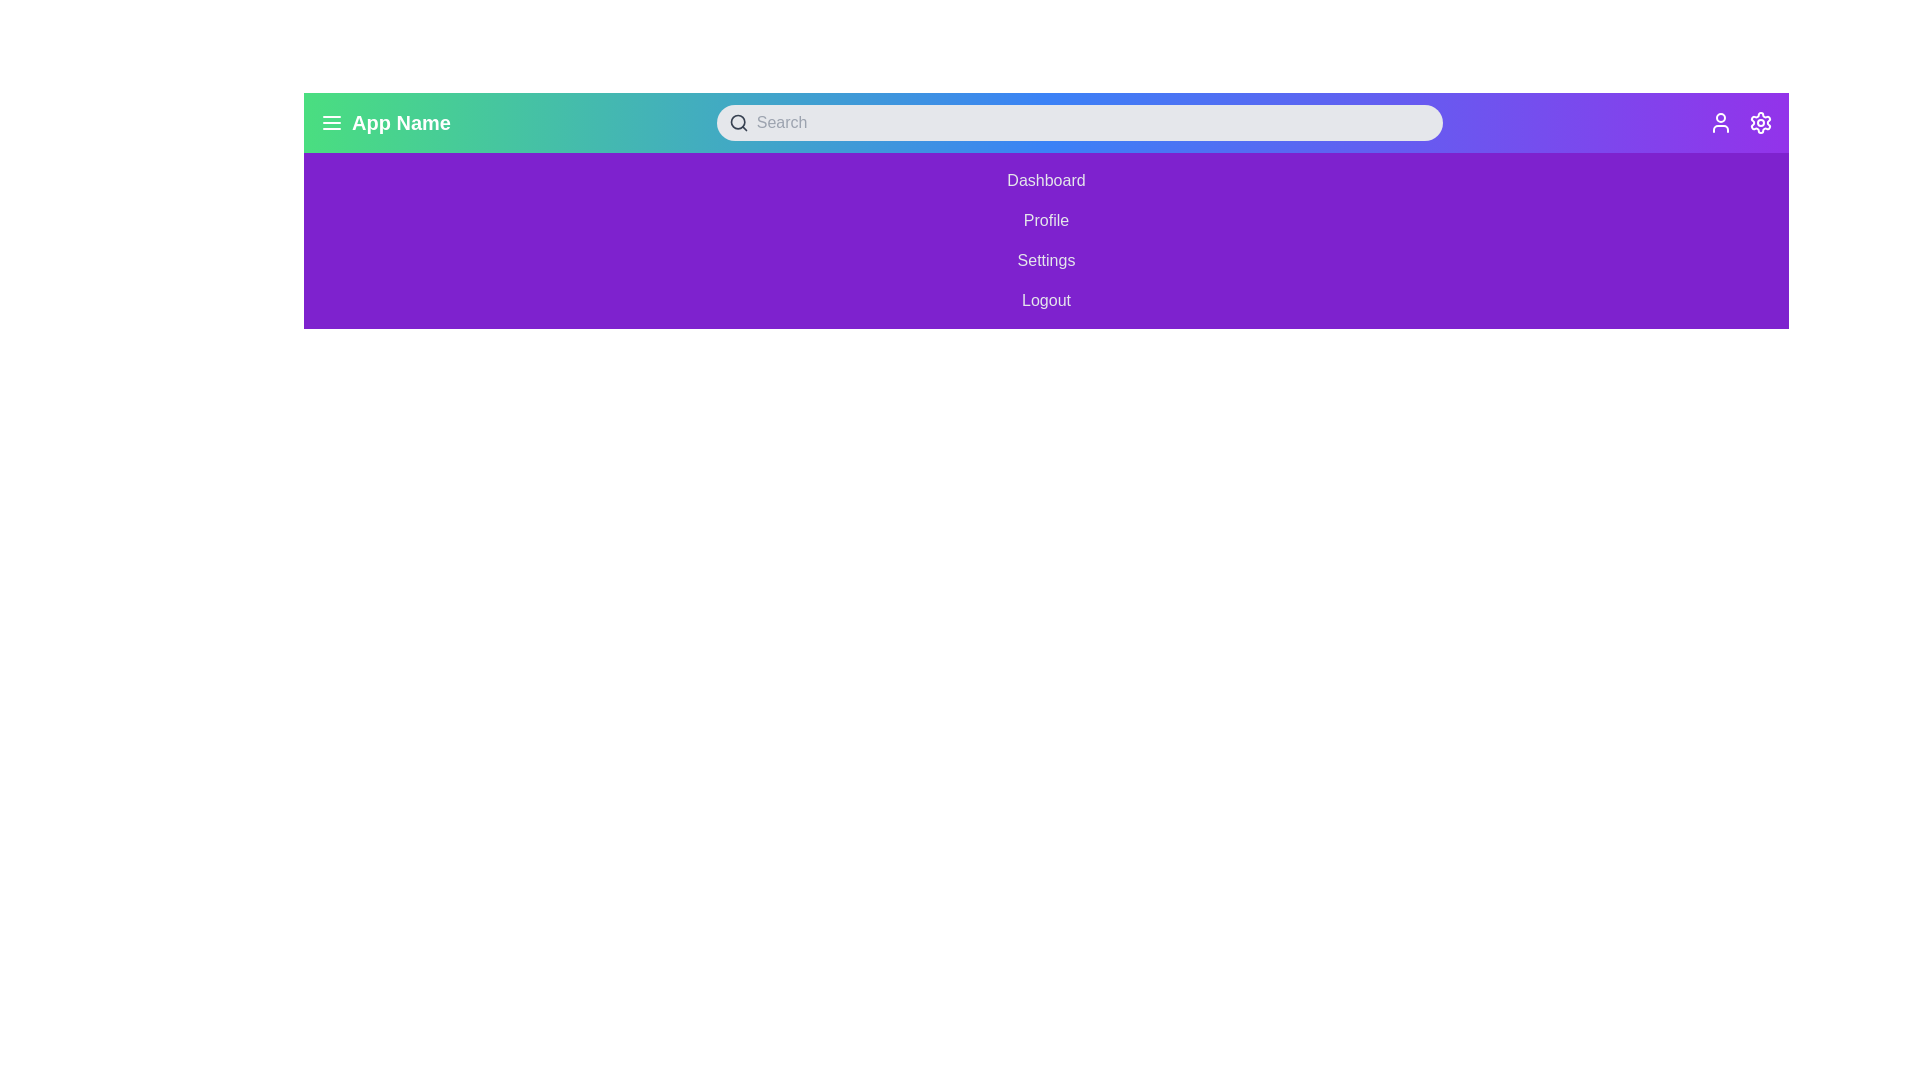 This screenshot has height=1080, width=1920. I want to click on the hamburger menu icon located in the header bar, so click(331, 123).